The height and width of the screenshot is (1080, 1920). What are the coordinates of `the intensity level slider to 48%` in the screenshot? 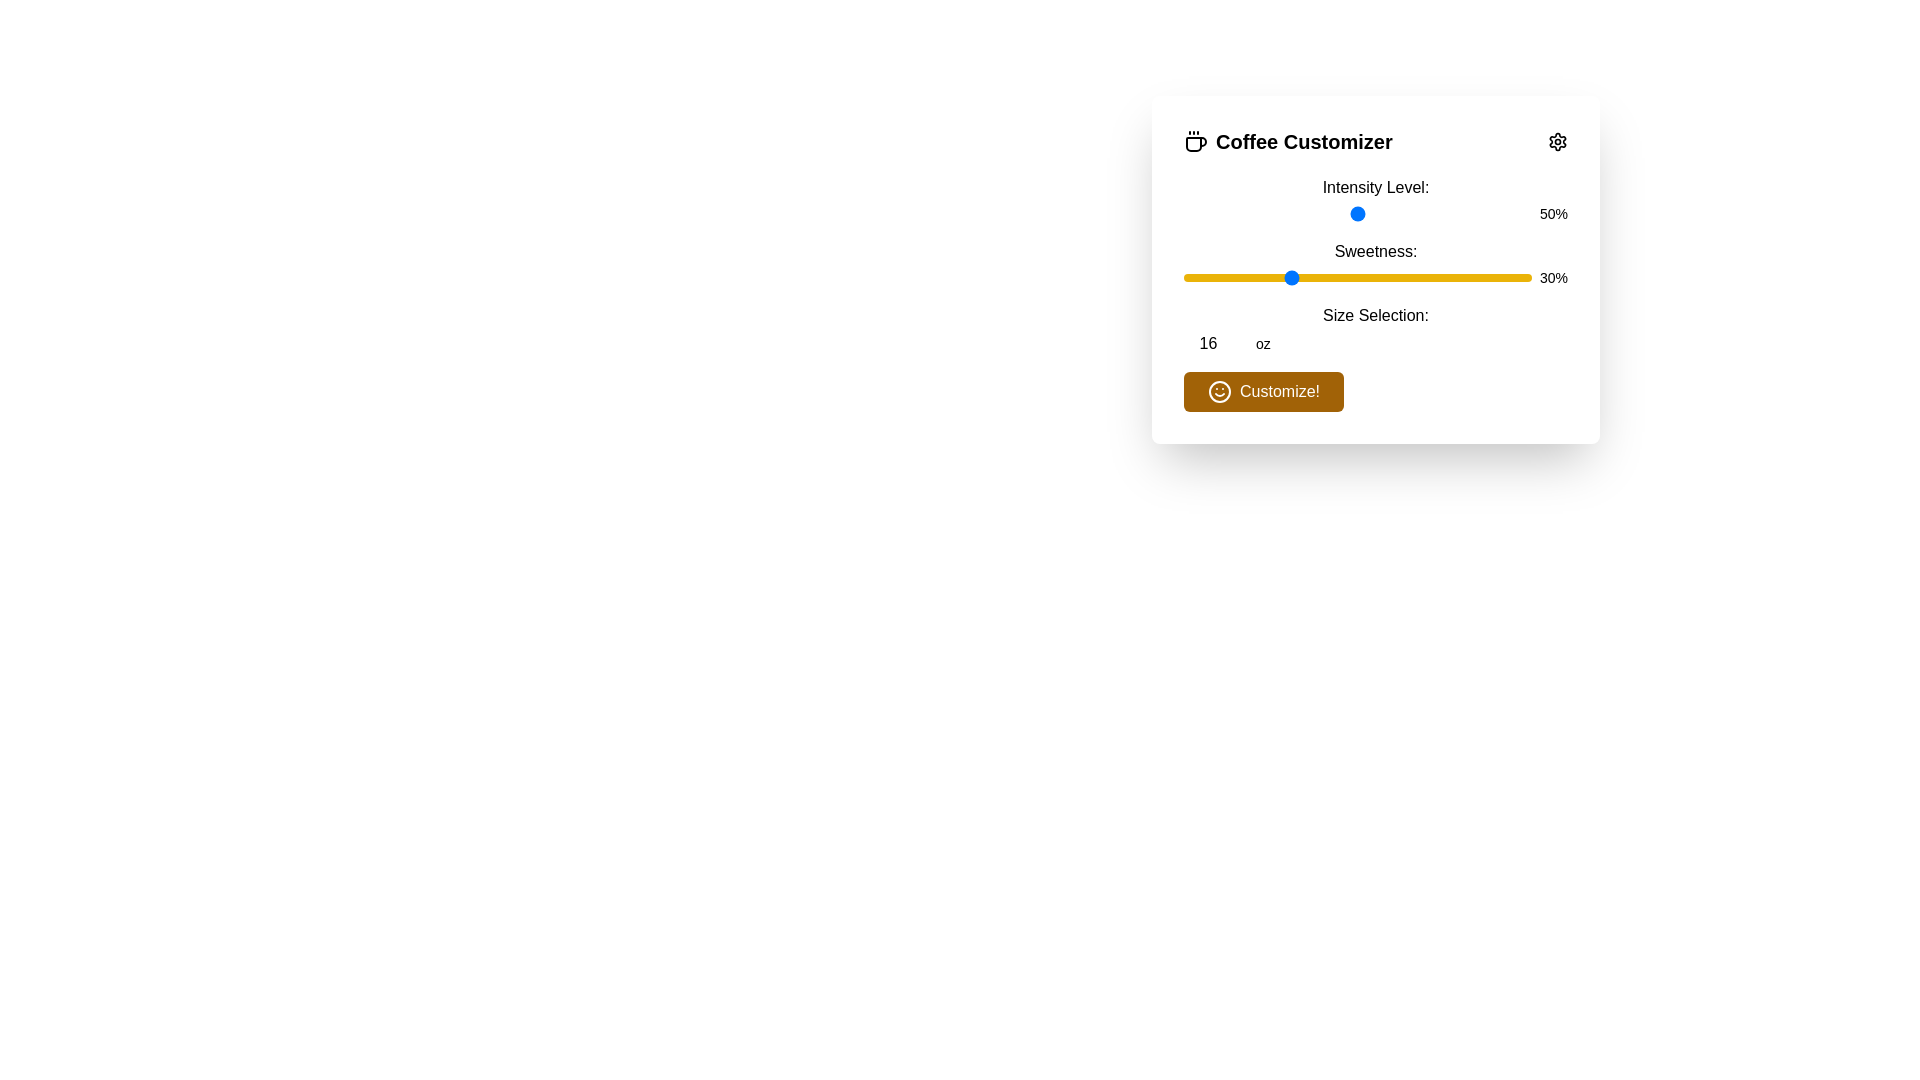 It's located at (1351, 213).